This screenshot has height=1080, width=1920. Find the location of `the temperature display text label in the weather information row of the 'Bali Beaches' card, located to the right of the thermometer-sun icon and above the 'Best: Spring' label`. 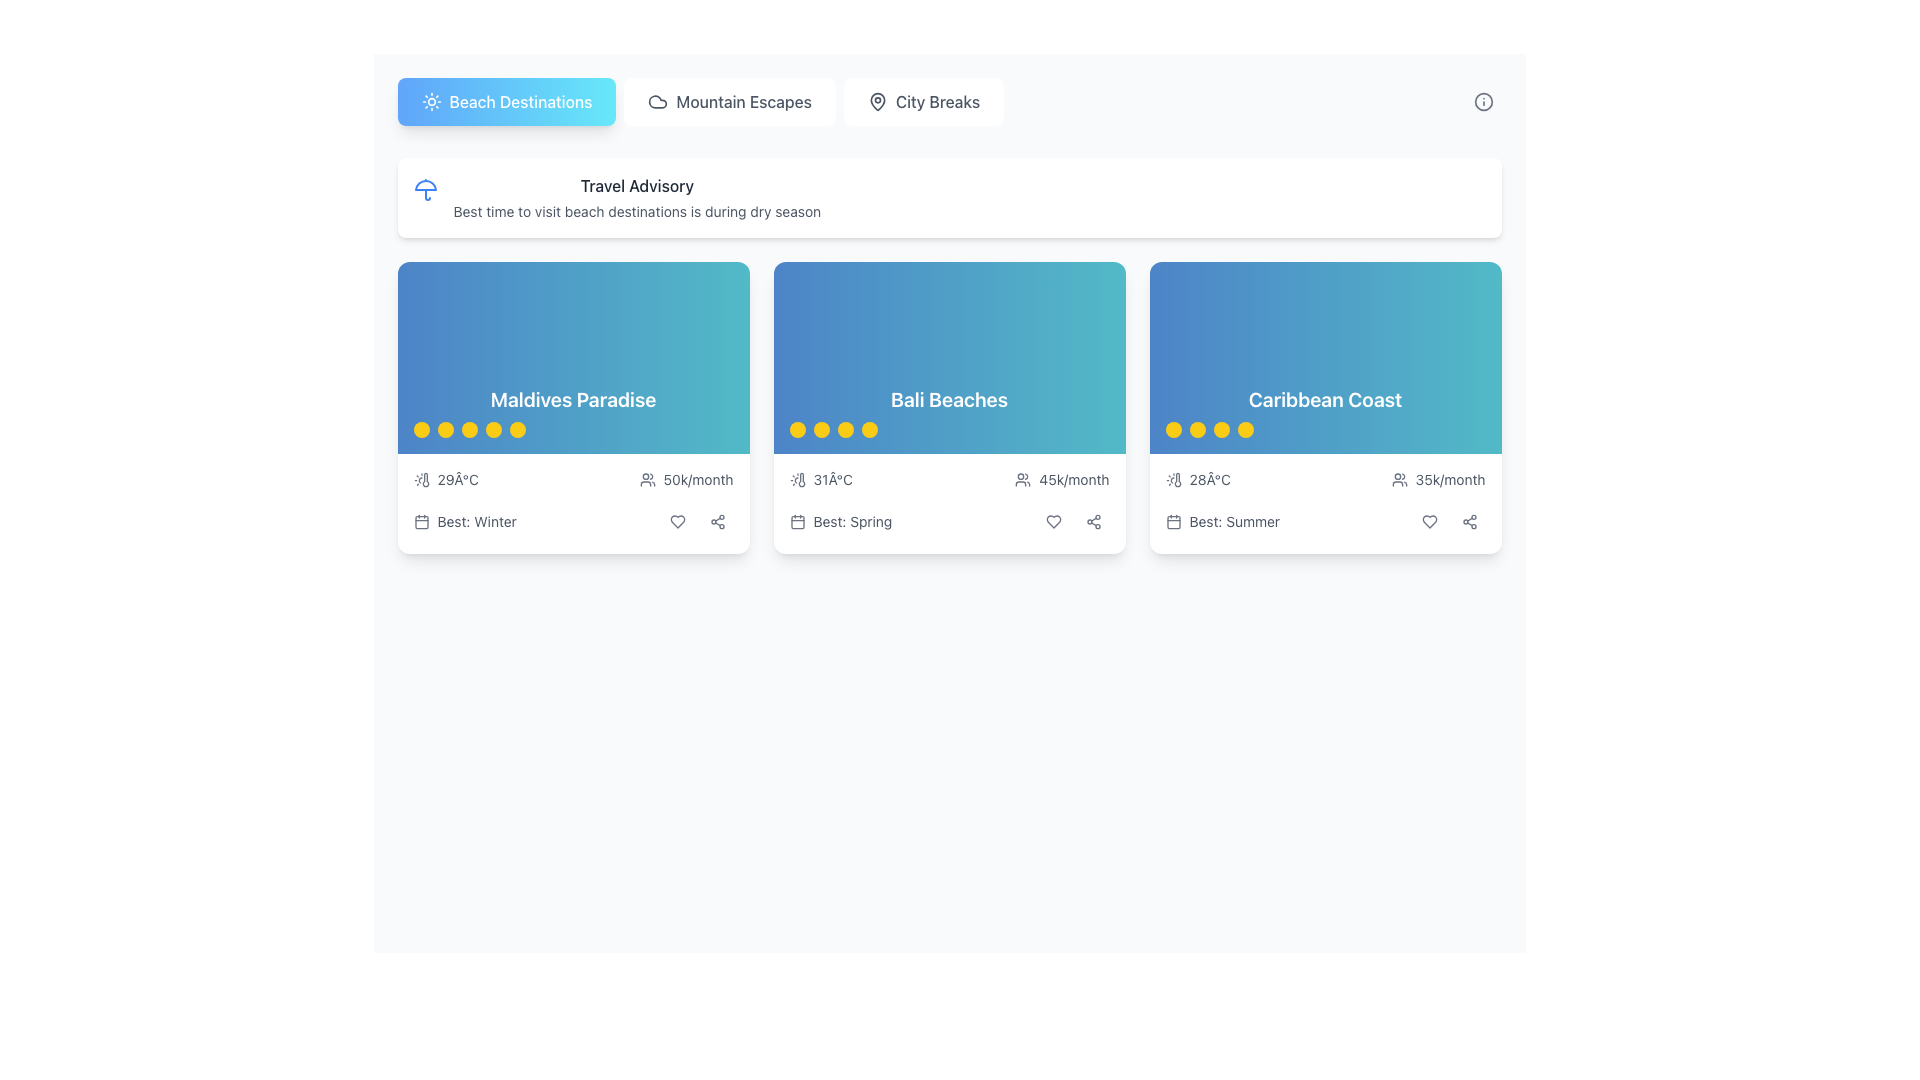

the temperature display text label in the weather information row of the 'Bali Beaches' card, located to the right of the thermometer-sun icon and above the 'Best: Spring' label is located at coordinates (833, 479).